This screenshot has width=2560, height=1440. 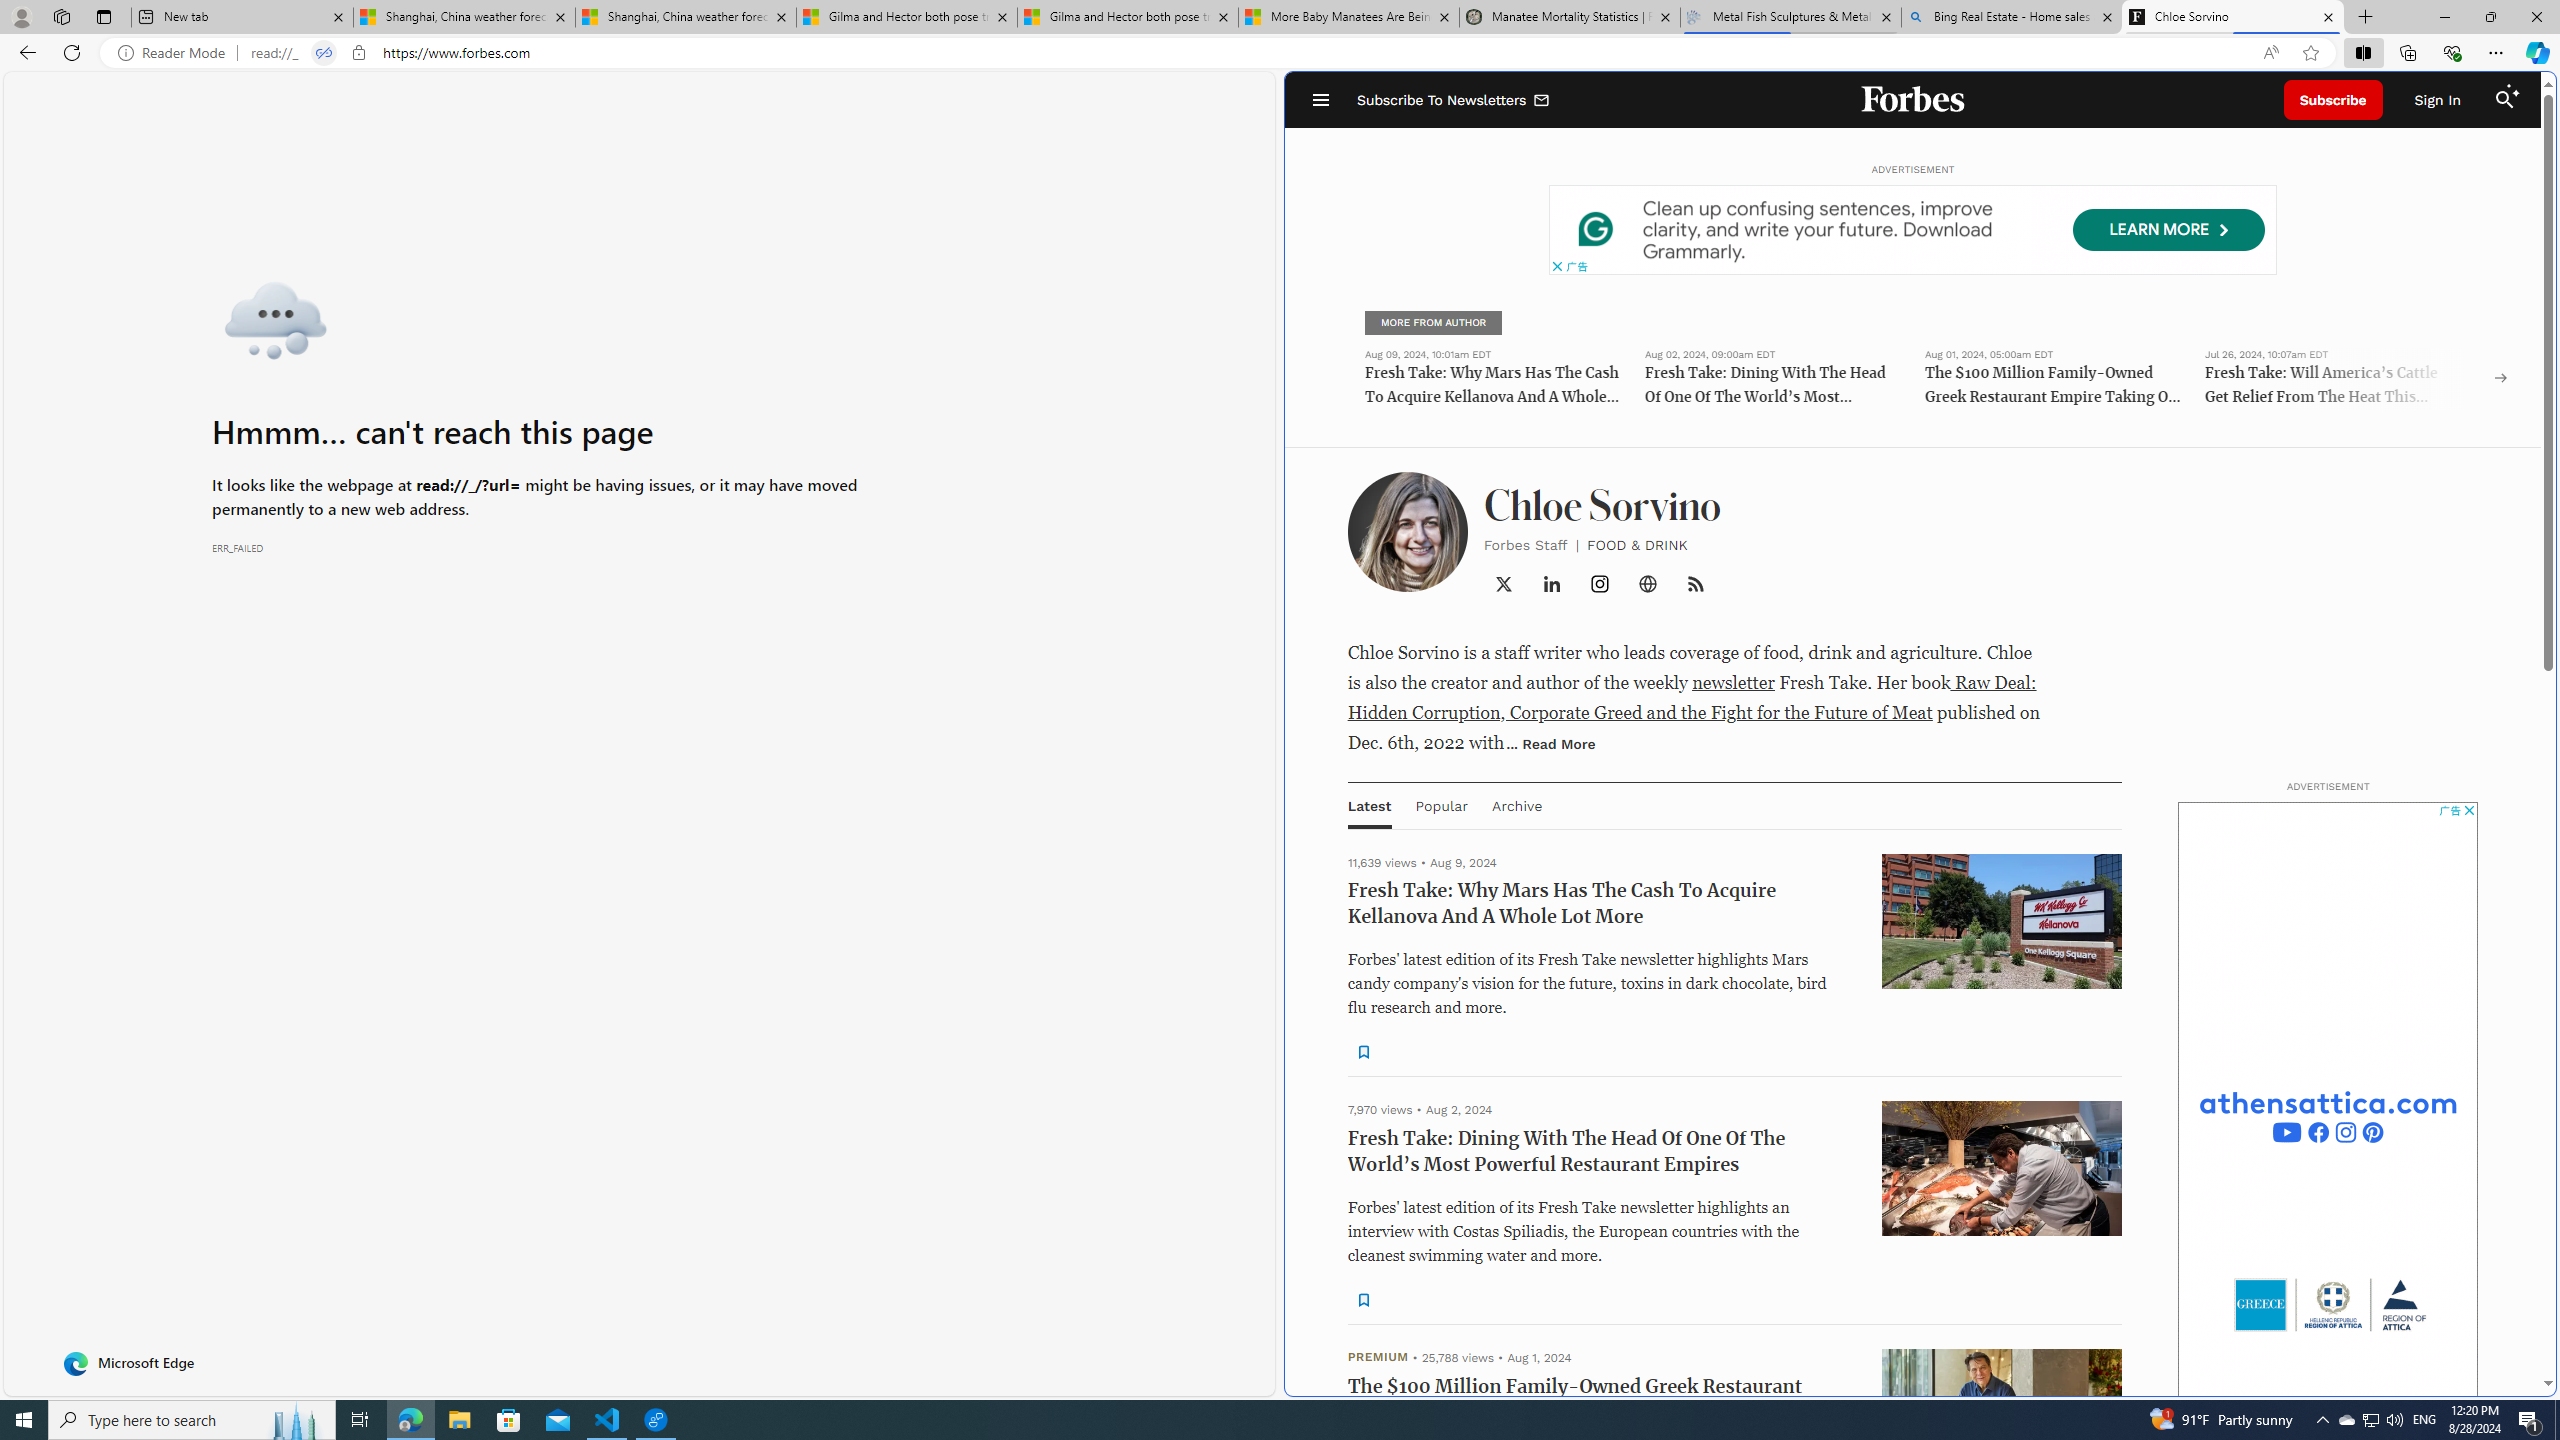 What do you see at coordinates (1516, 804) in the screenshot?
I see `'Archive'` at bounding box center [1516, 804].